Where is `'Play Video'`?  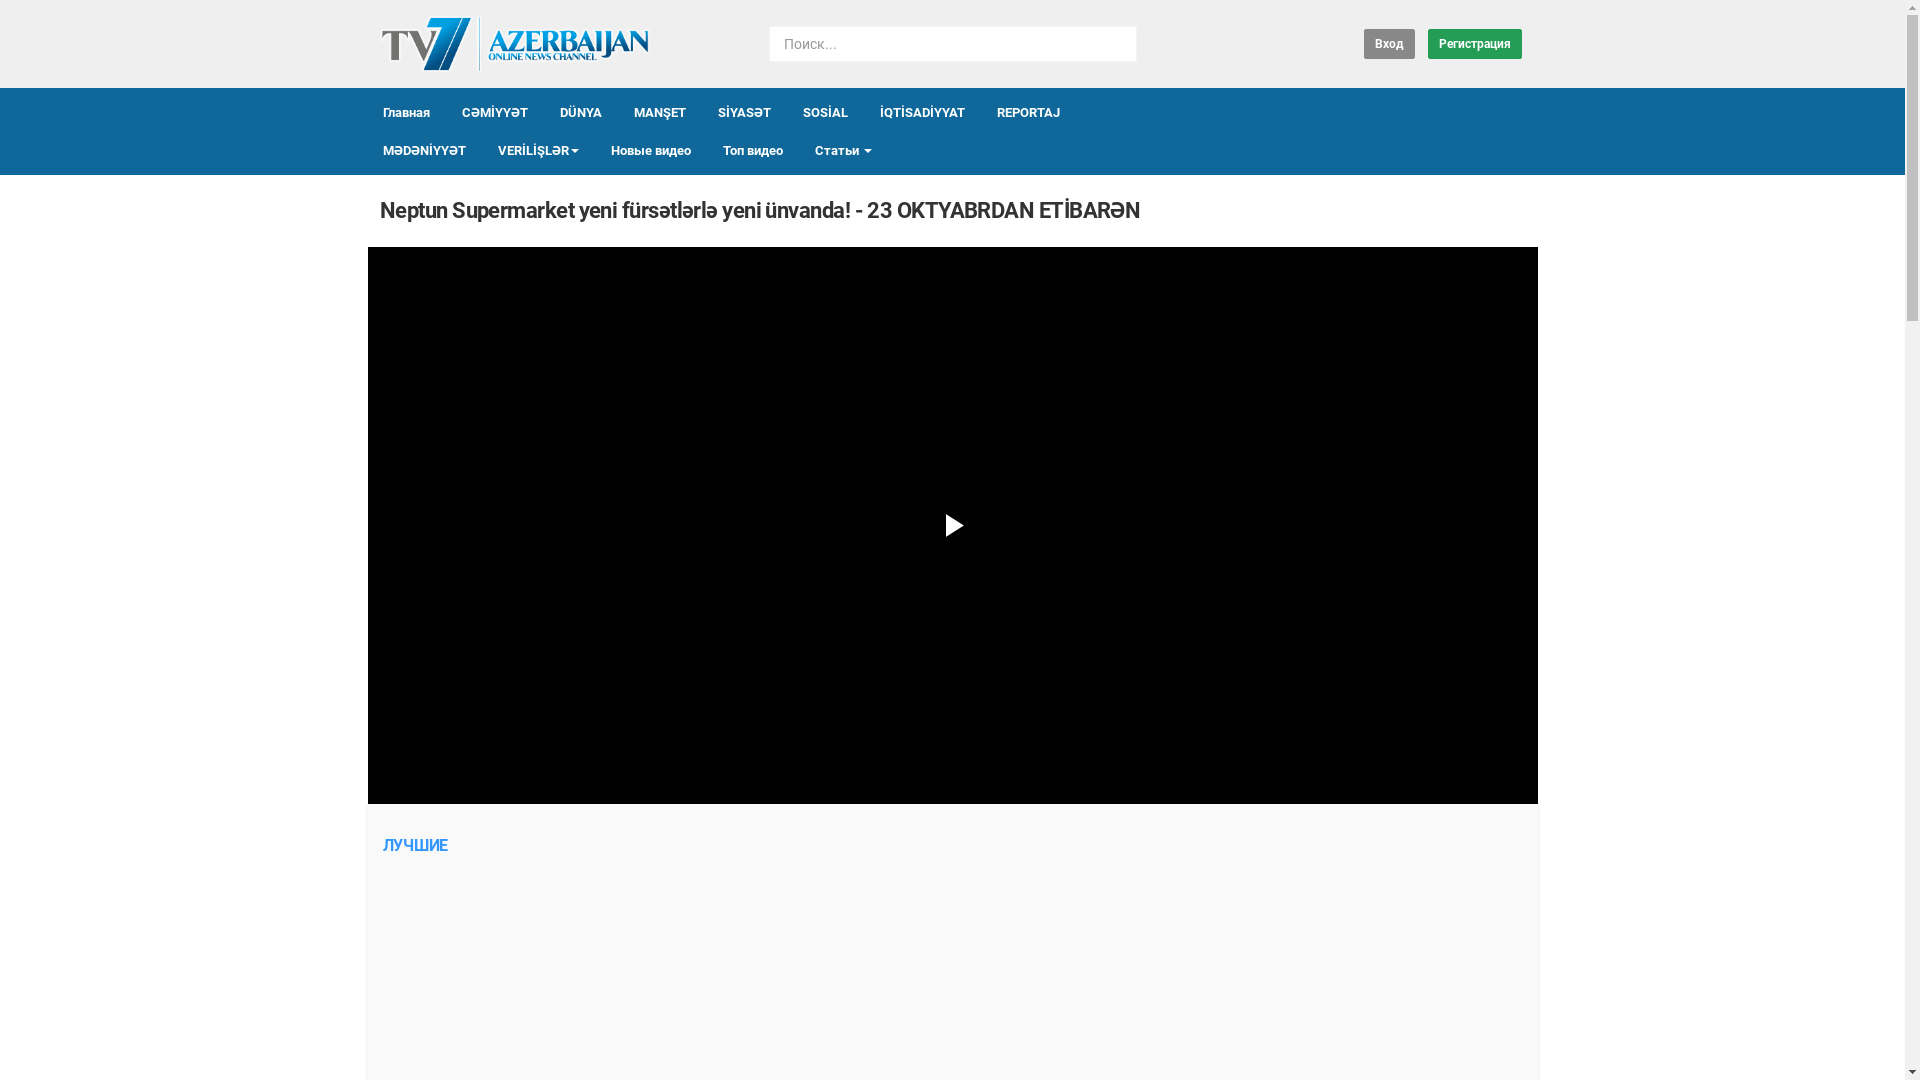
'Play Video' is located at coordinates (950, 524).